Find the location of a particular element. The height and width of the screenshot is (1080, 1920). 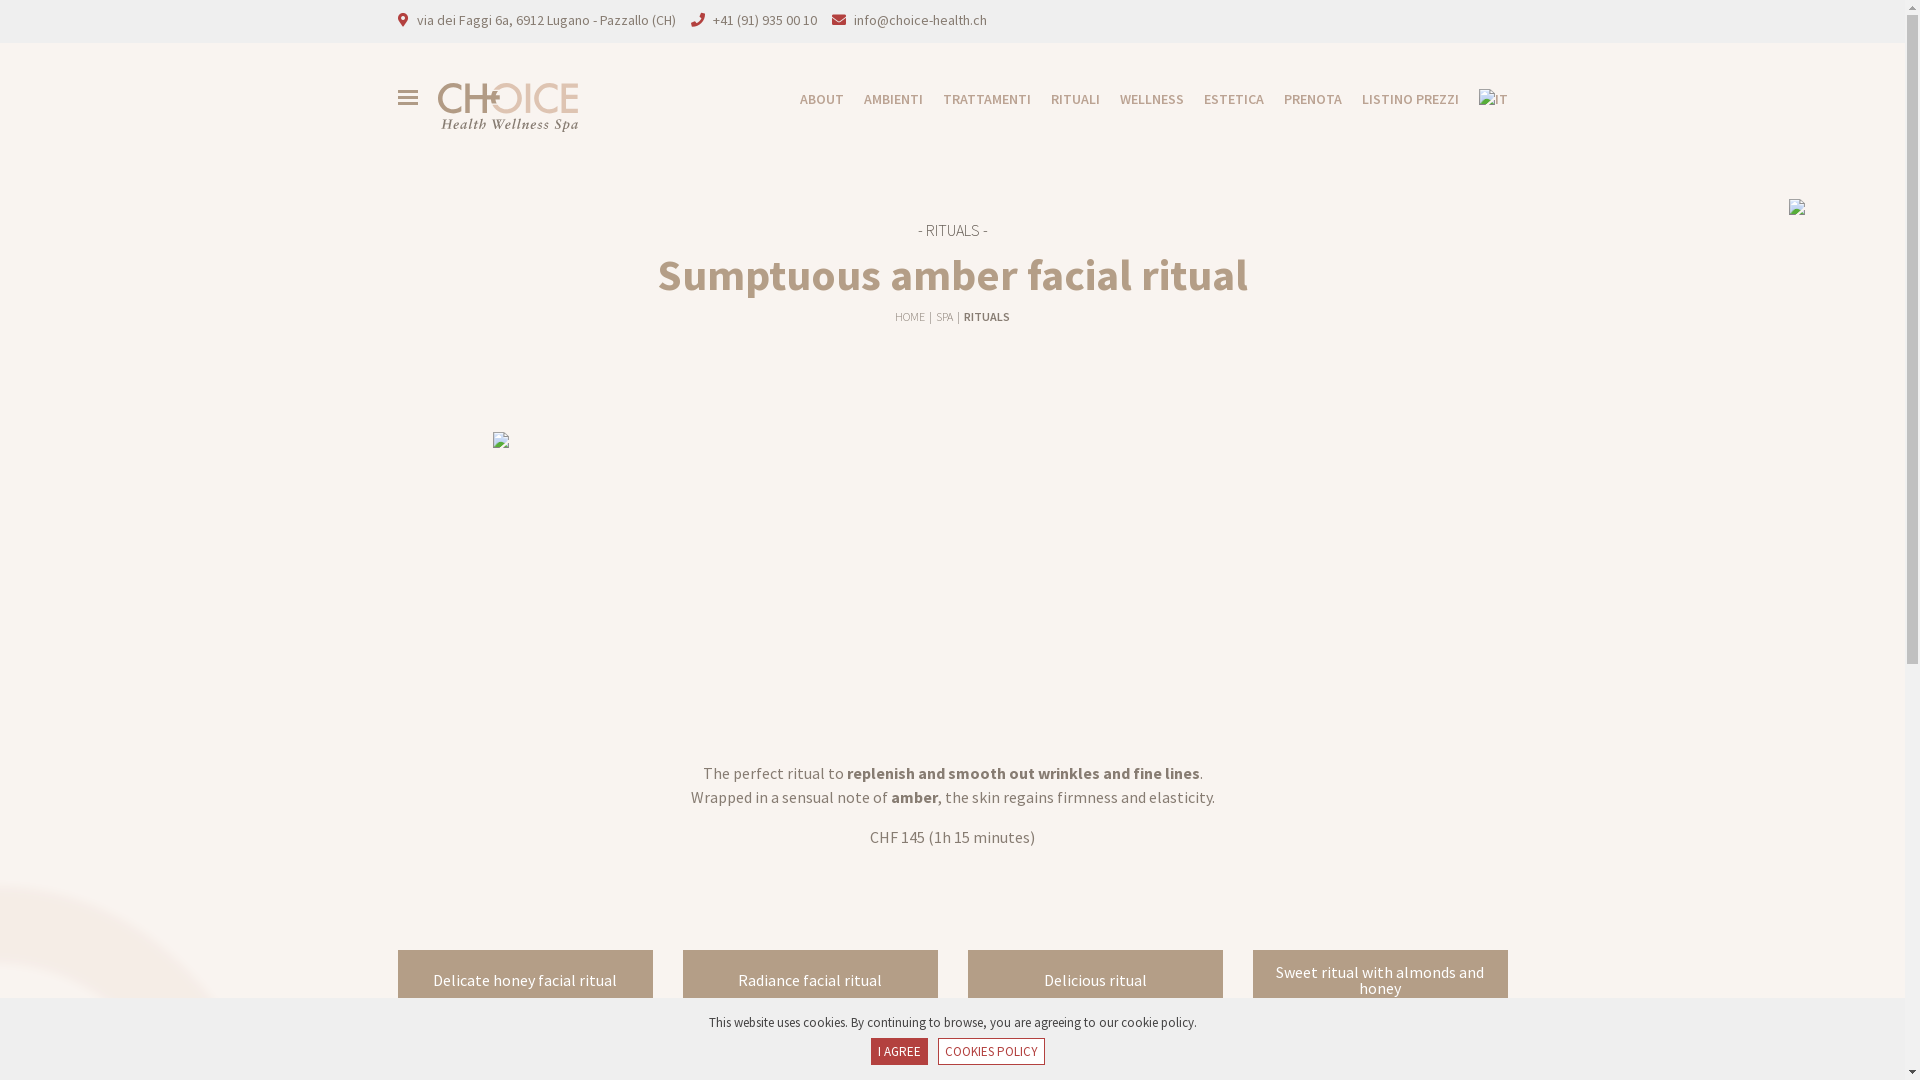

'SPA' is located at coordinates (944, 315).